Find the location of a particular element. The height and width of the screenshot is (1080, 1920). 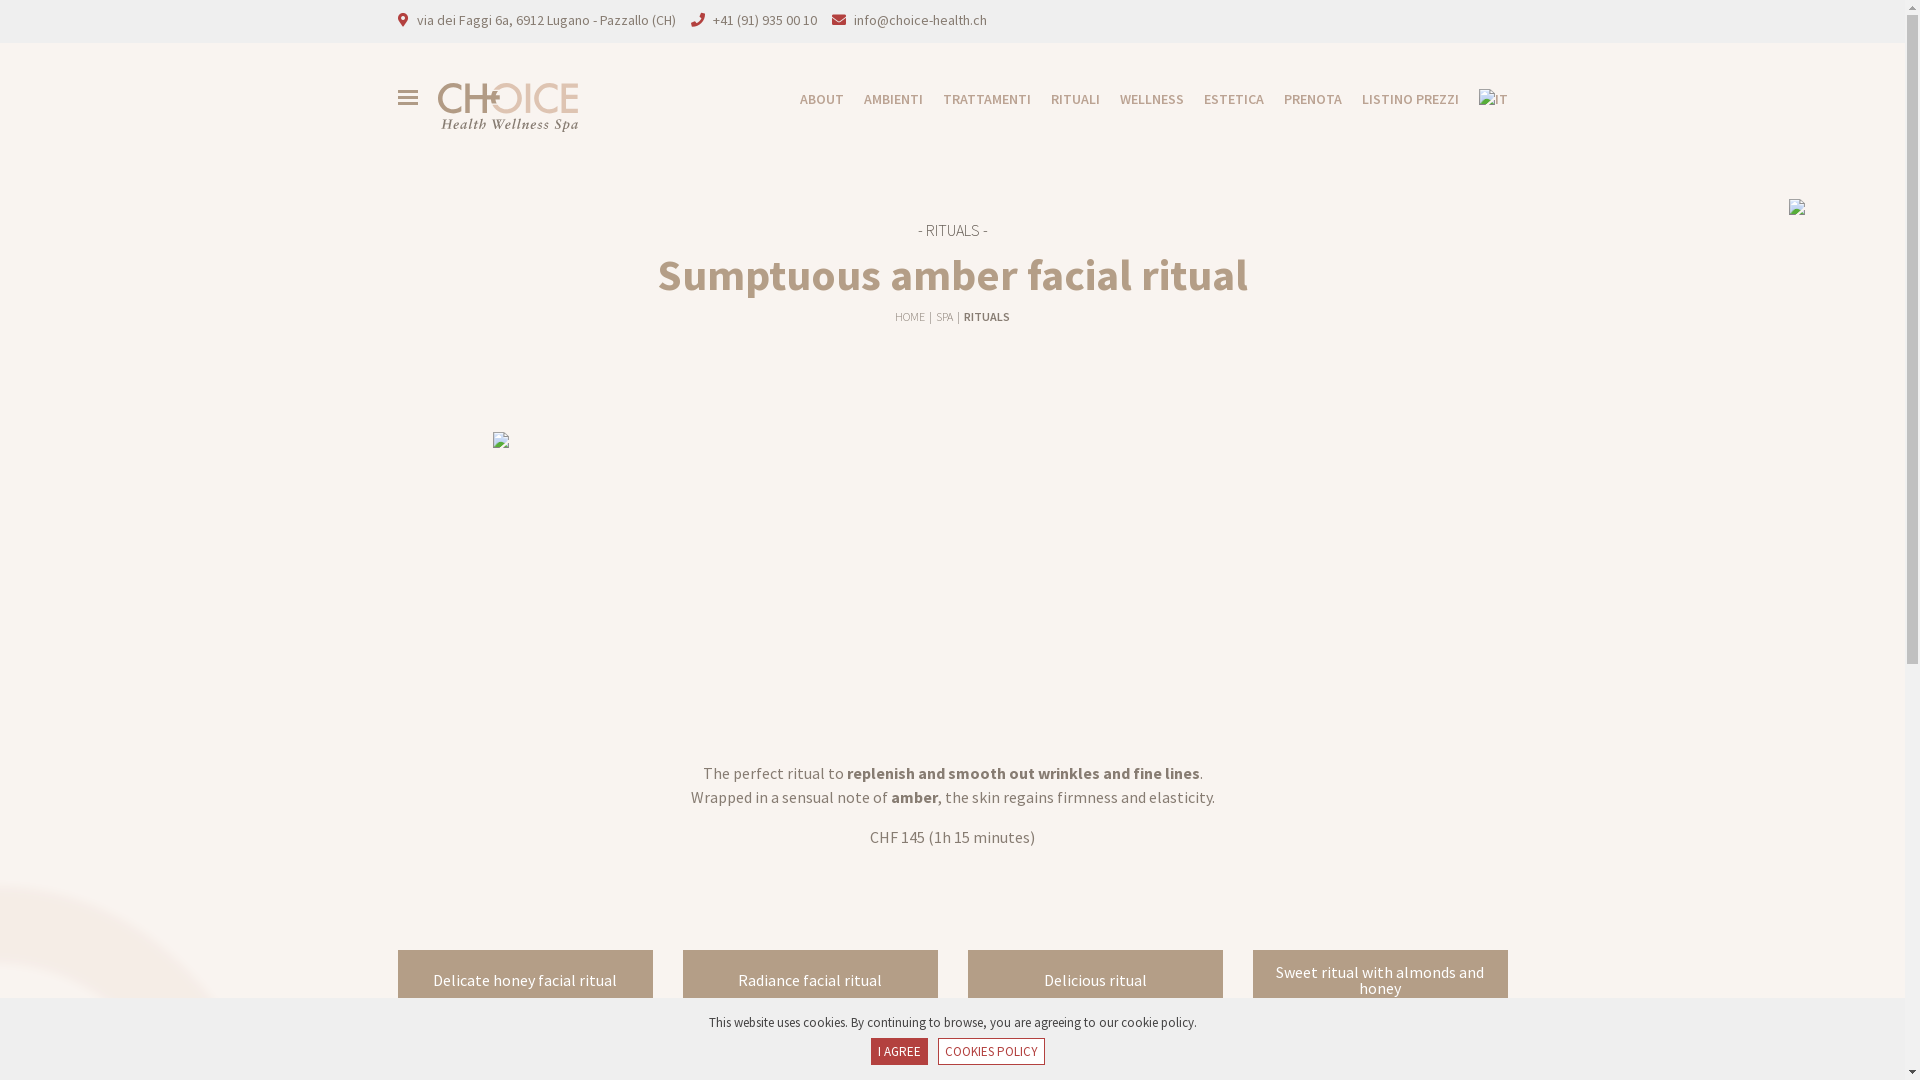

'SPA' is located at coordinates (944, 315).